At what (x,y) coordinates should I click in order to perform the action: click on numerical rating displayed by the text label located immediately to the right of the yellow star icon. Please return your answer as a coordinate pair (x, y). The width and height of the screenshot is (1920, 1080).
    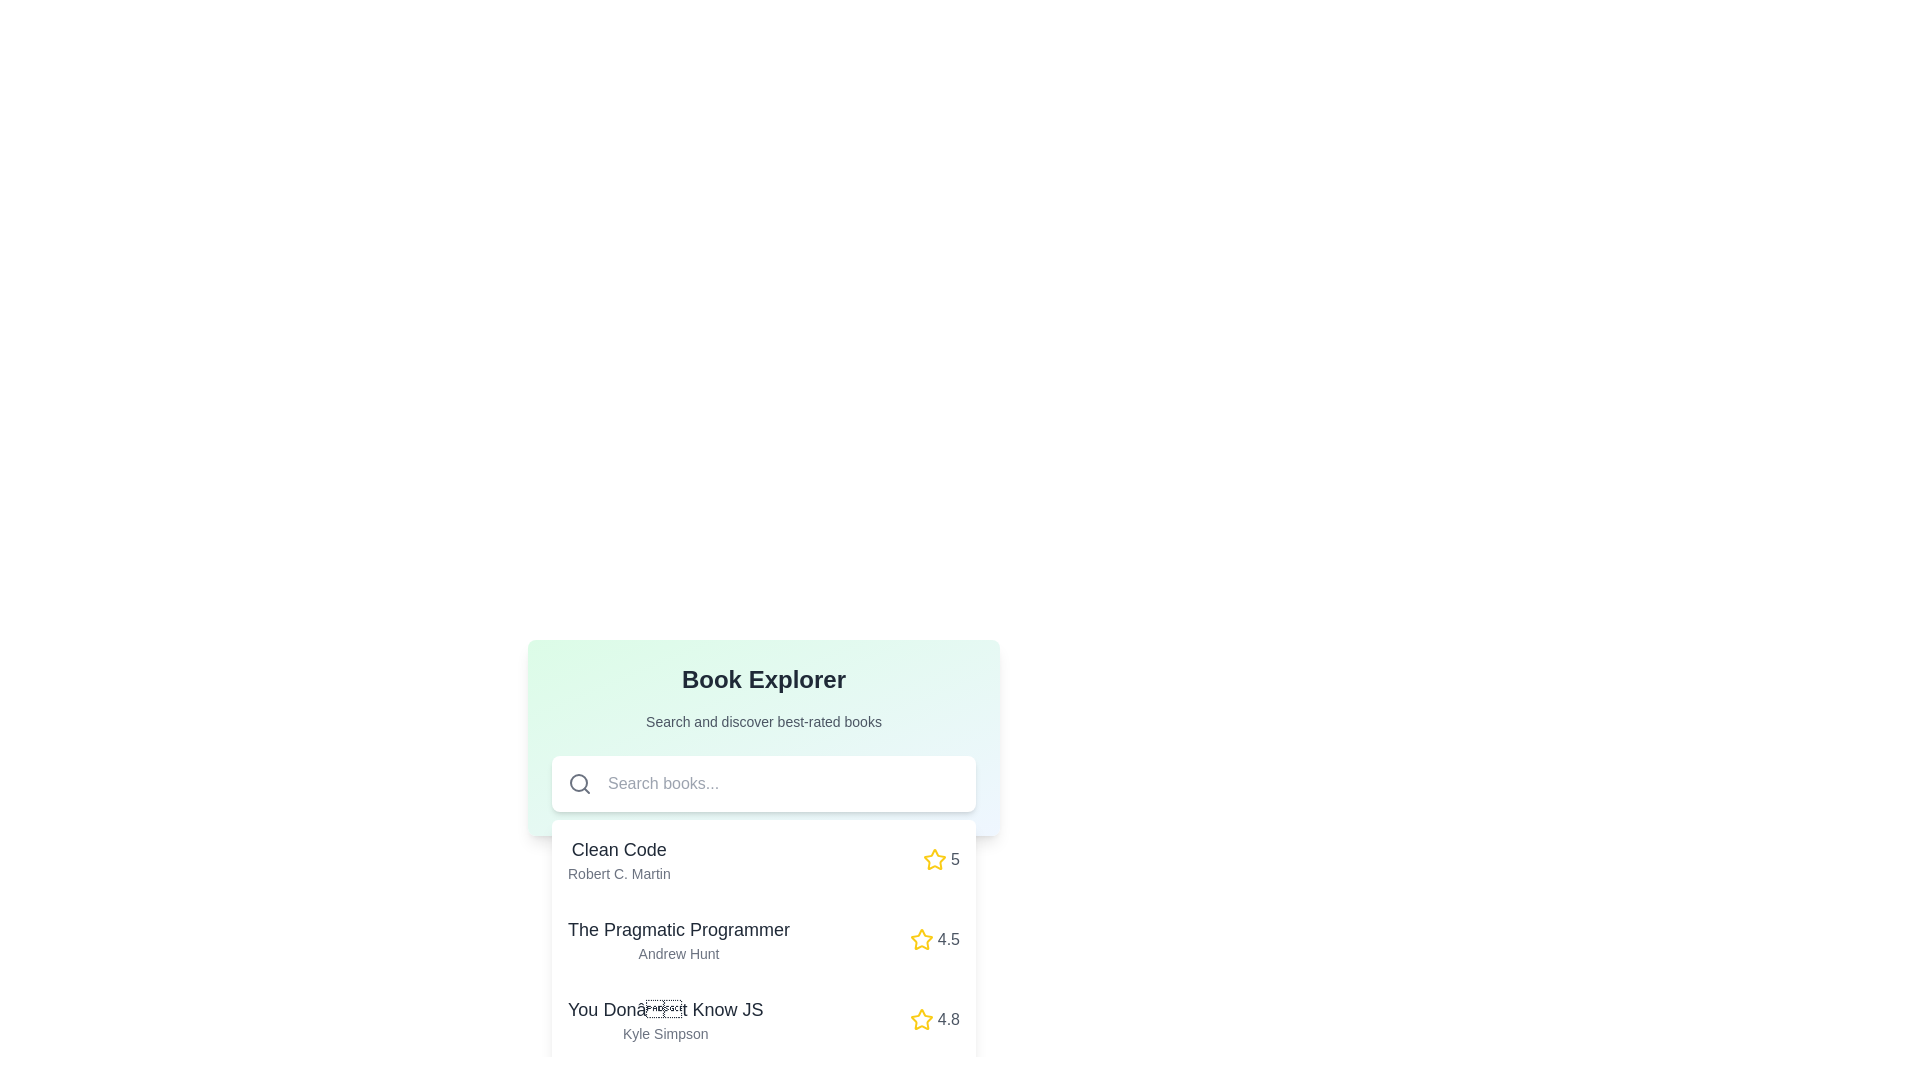
    Looking at the image, I should click on (954, 859).